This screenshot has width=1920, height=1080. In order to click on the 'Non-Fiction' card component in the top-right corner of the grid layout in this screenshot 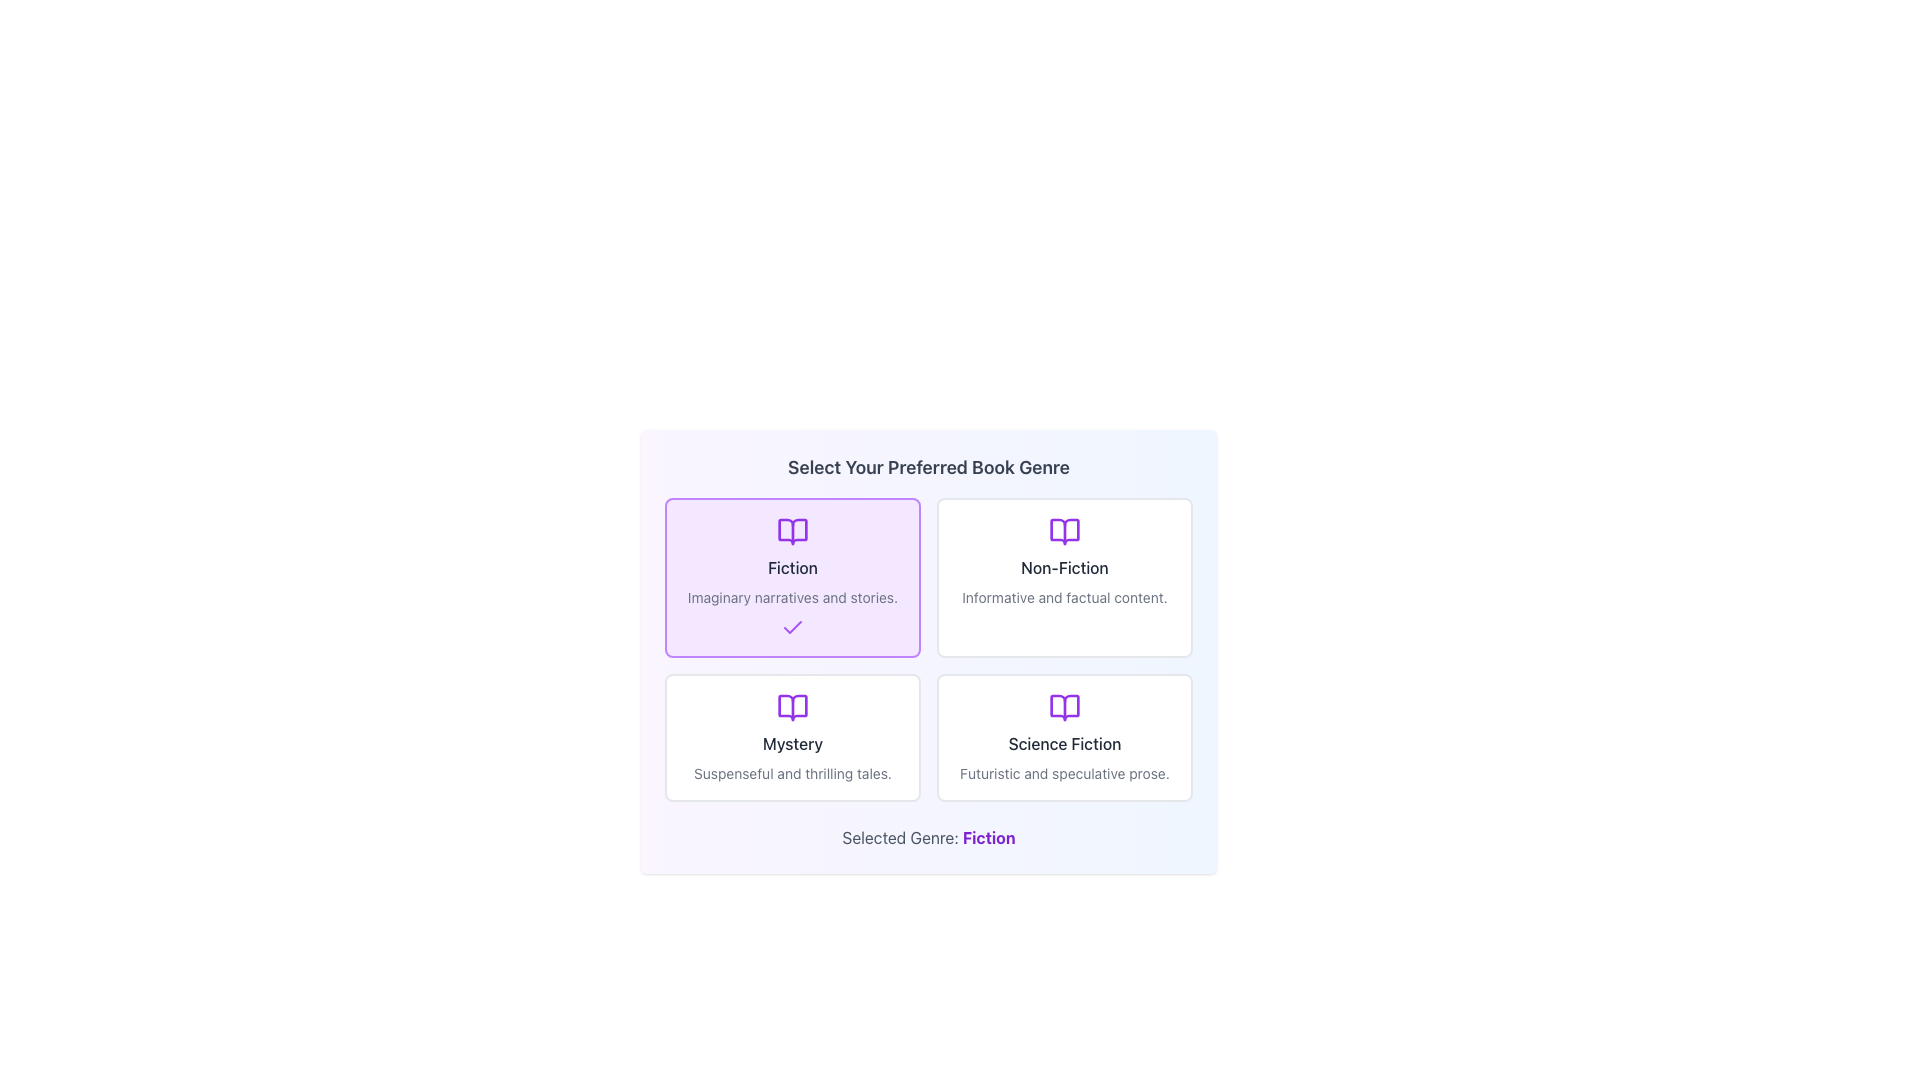, I will do `click(1064, 578)`.